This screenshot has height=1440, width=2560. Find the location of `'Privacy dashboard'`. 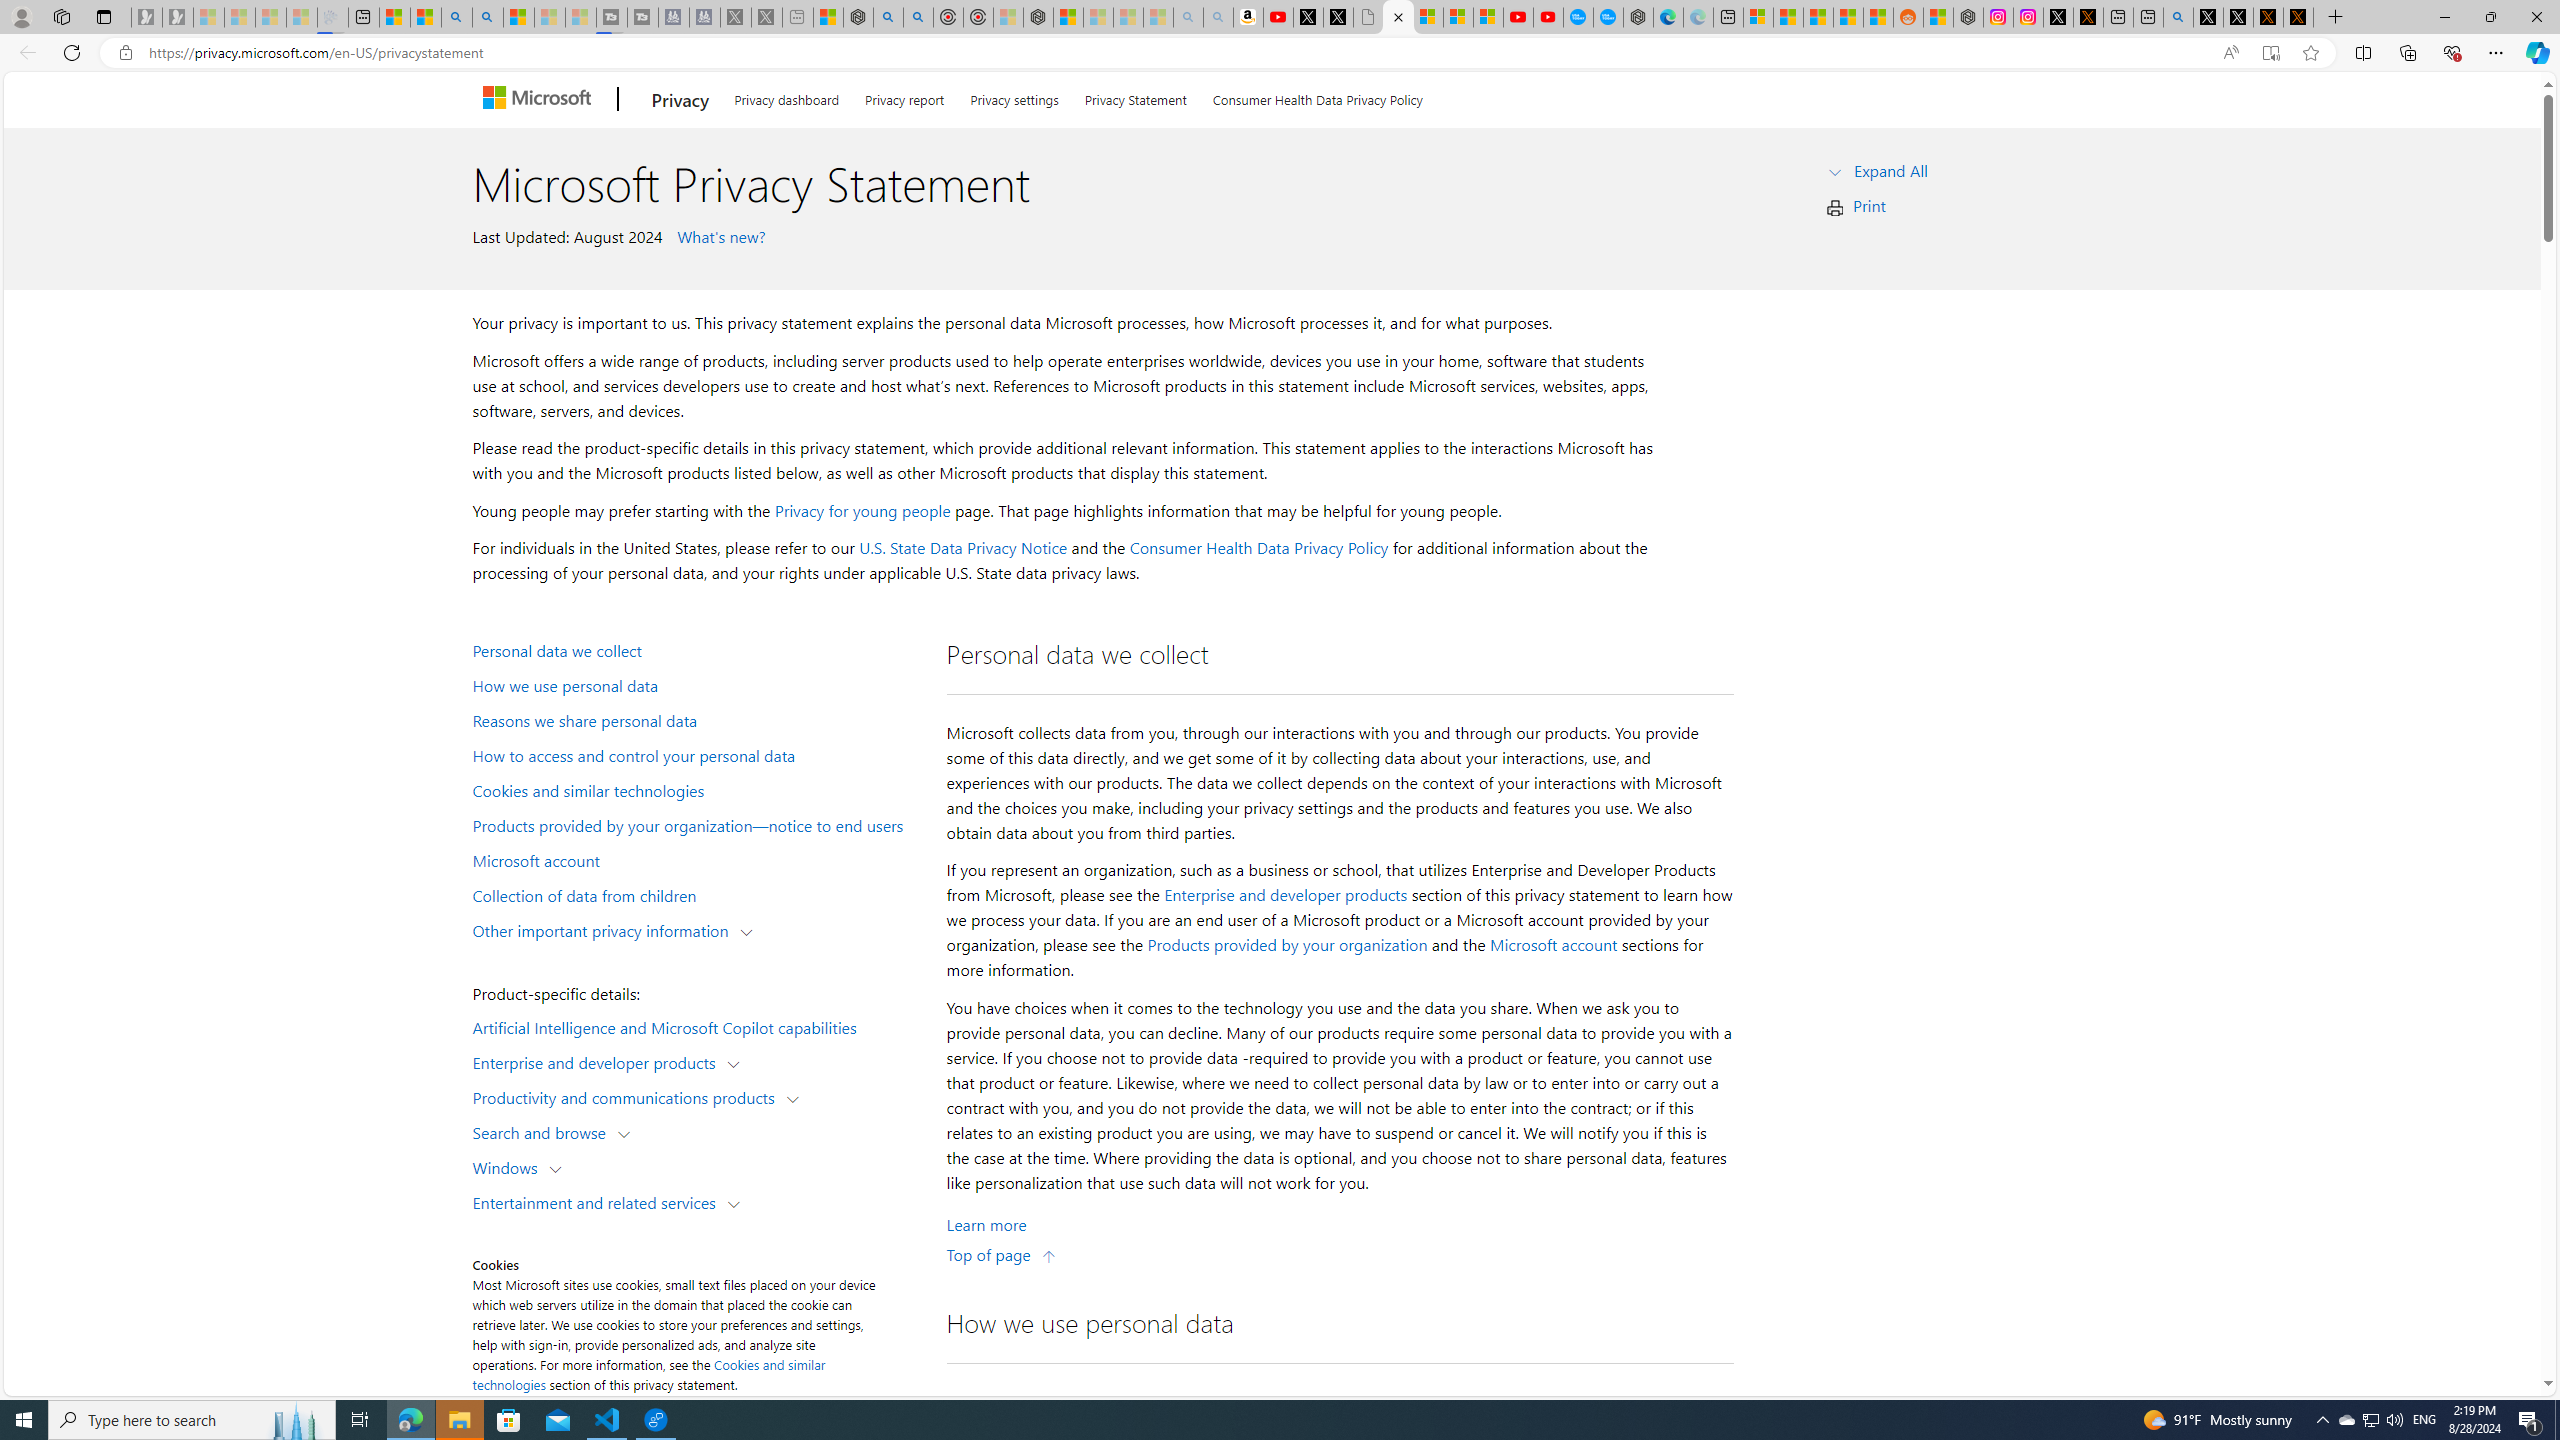

'Privacy dashboard' is located at coordinates (786, 96).